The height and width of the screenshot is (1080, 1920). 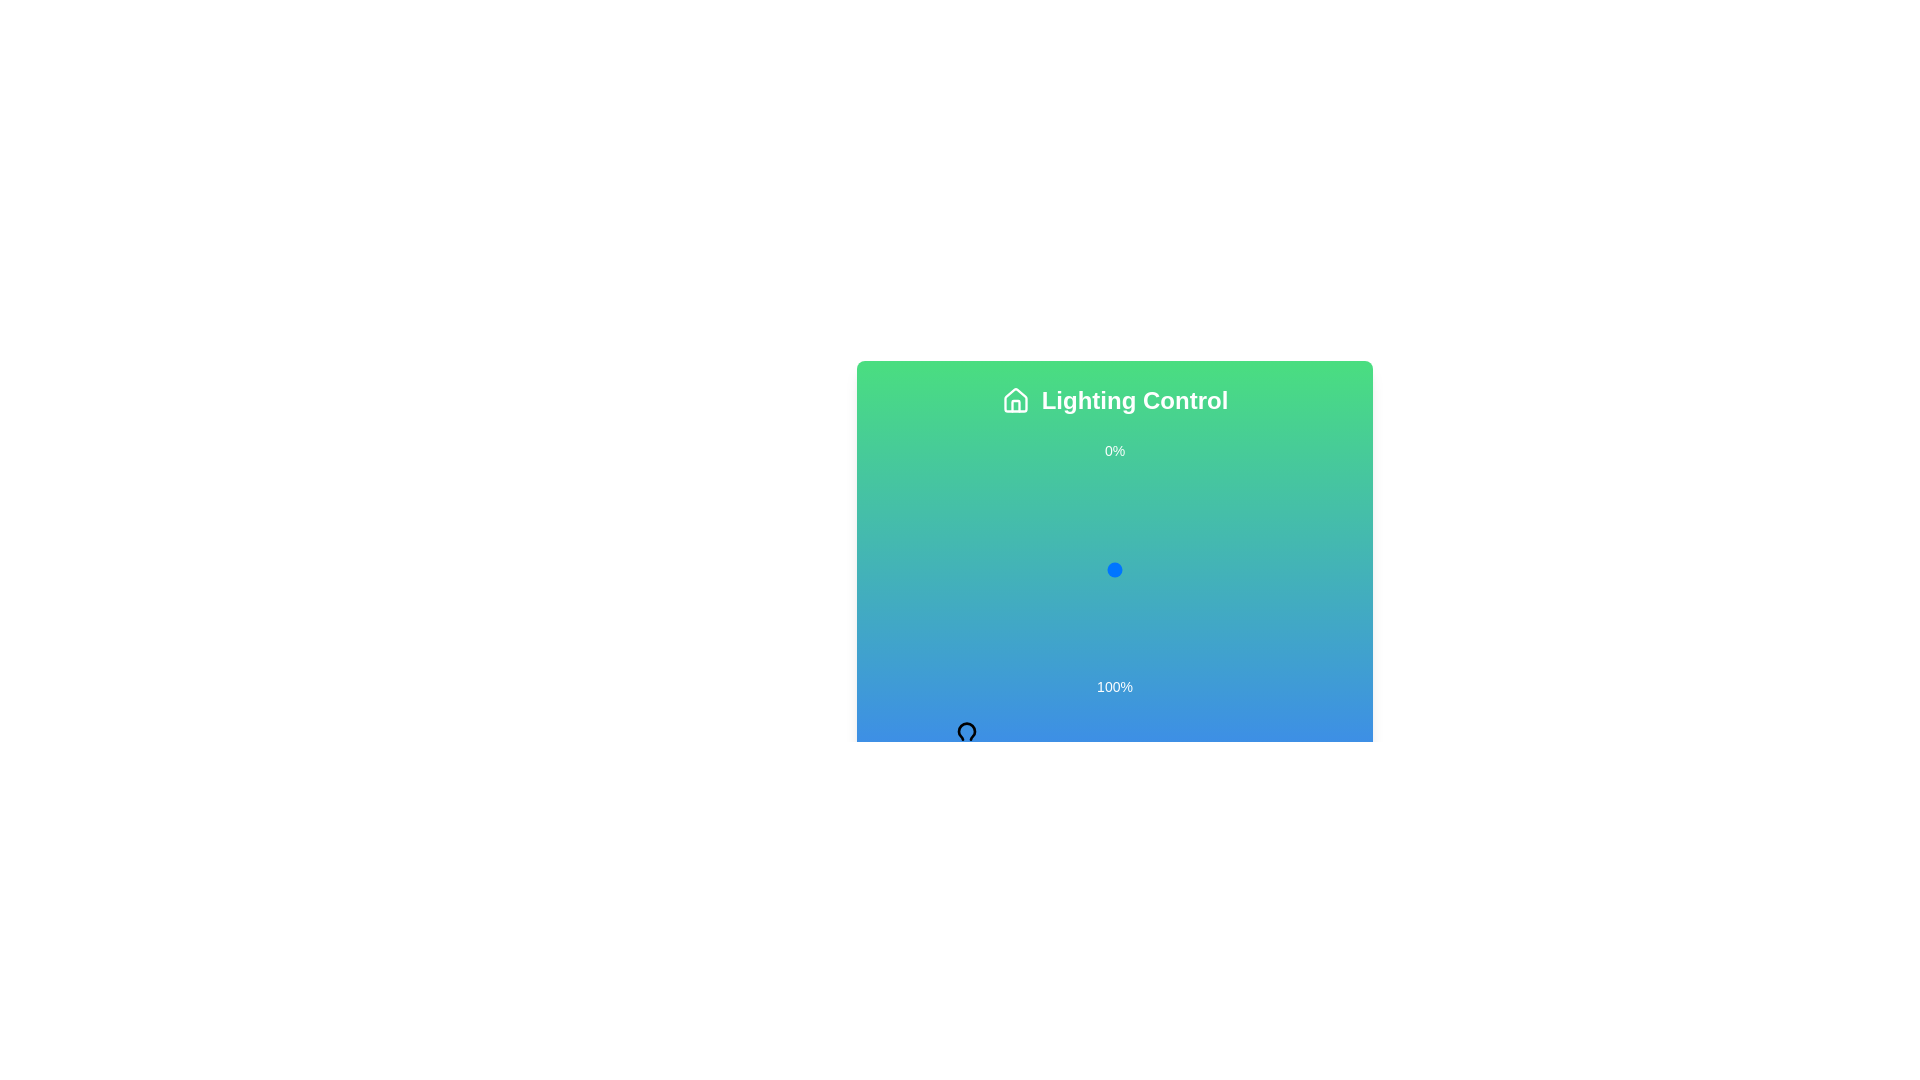 I want to click on the Slider/Range Input Component, so click(x=1113, y=569).